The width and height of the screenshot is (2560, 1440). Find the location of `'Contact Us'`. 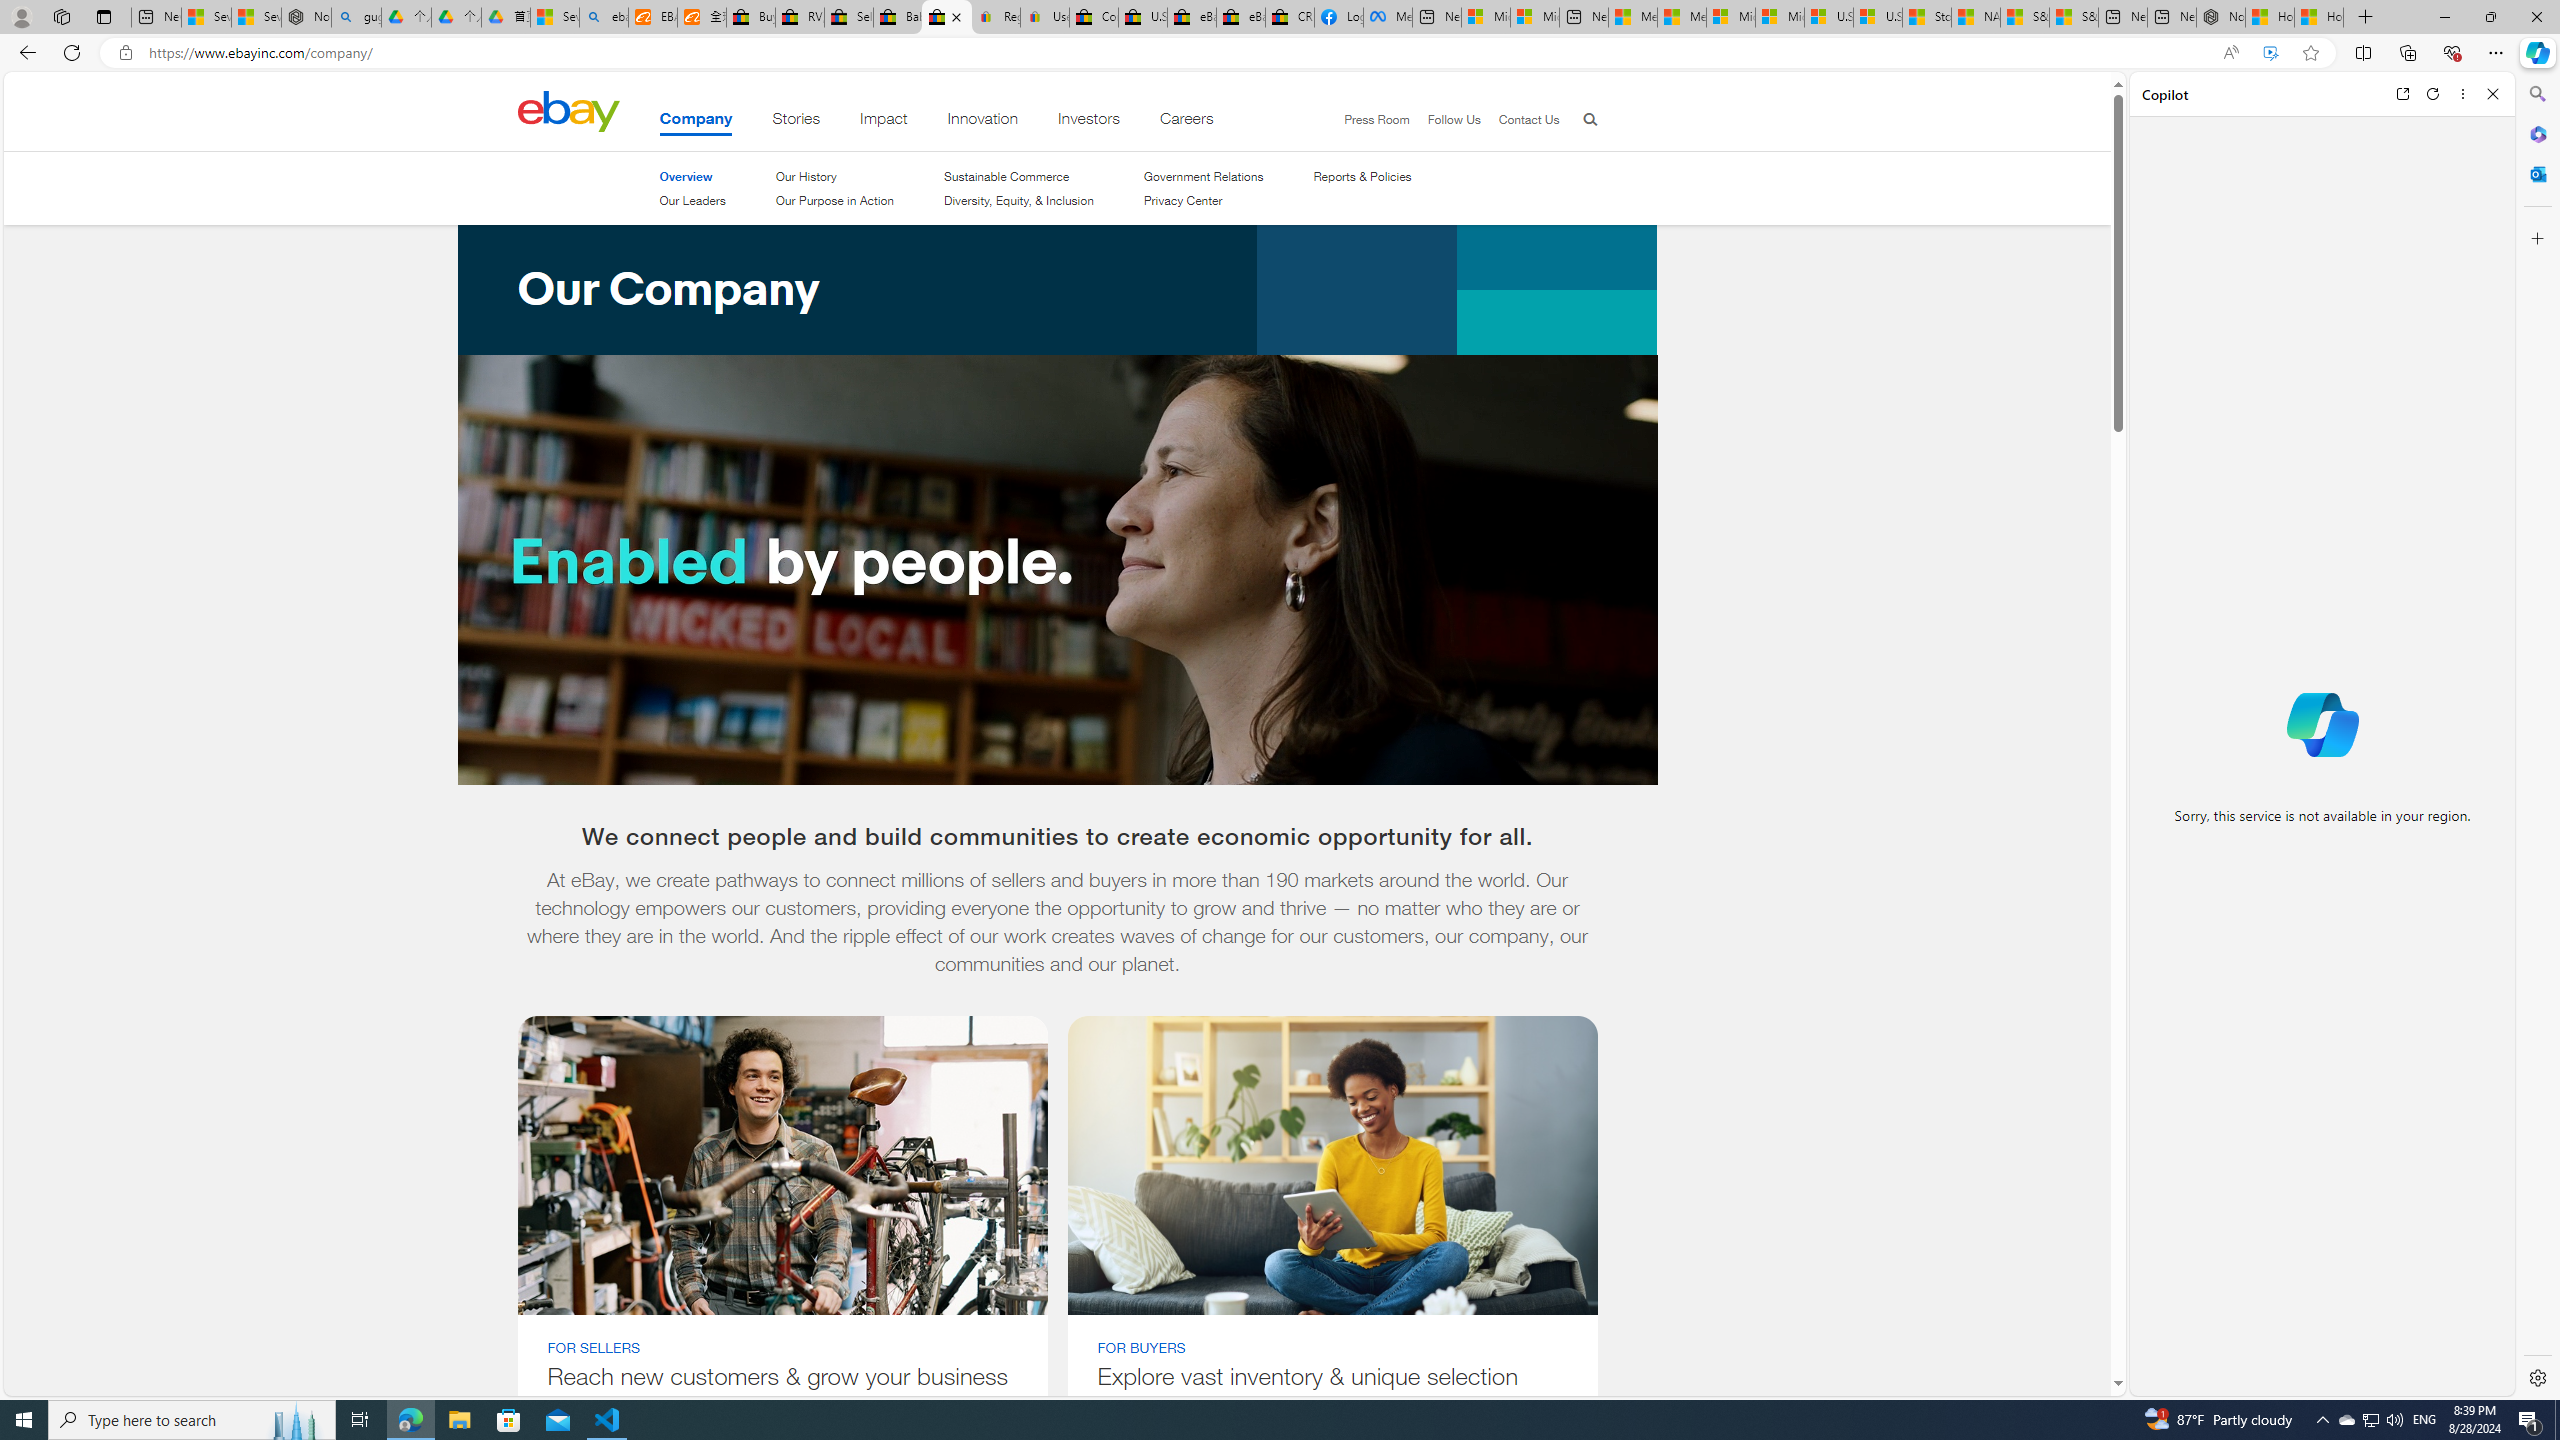

'Contact Us' is located at coordinates (1519, 119).